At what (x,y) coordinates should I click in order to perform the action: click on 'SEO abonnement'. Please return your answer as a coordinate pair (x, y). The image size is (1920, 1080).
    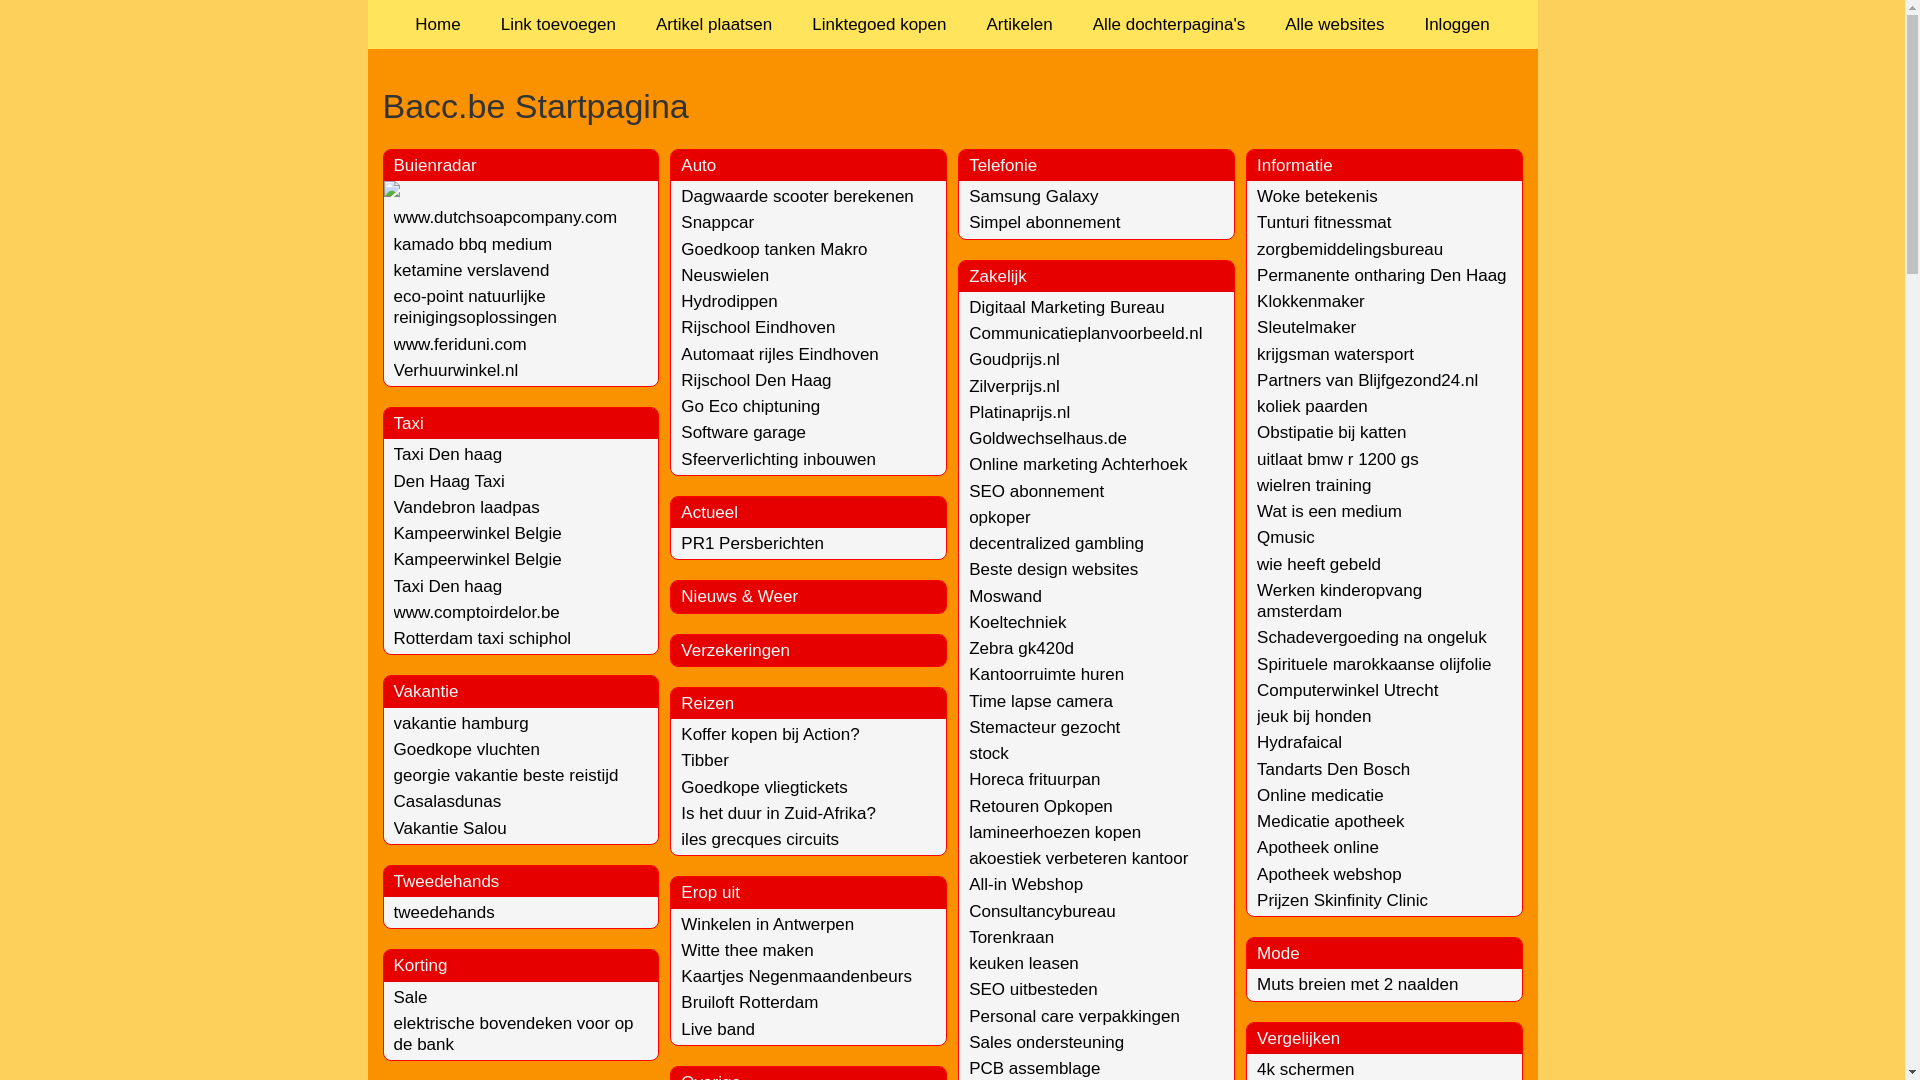
    Looking at the image, I should click on (1036, 491).